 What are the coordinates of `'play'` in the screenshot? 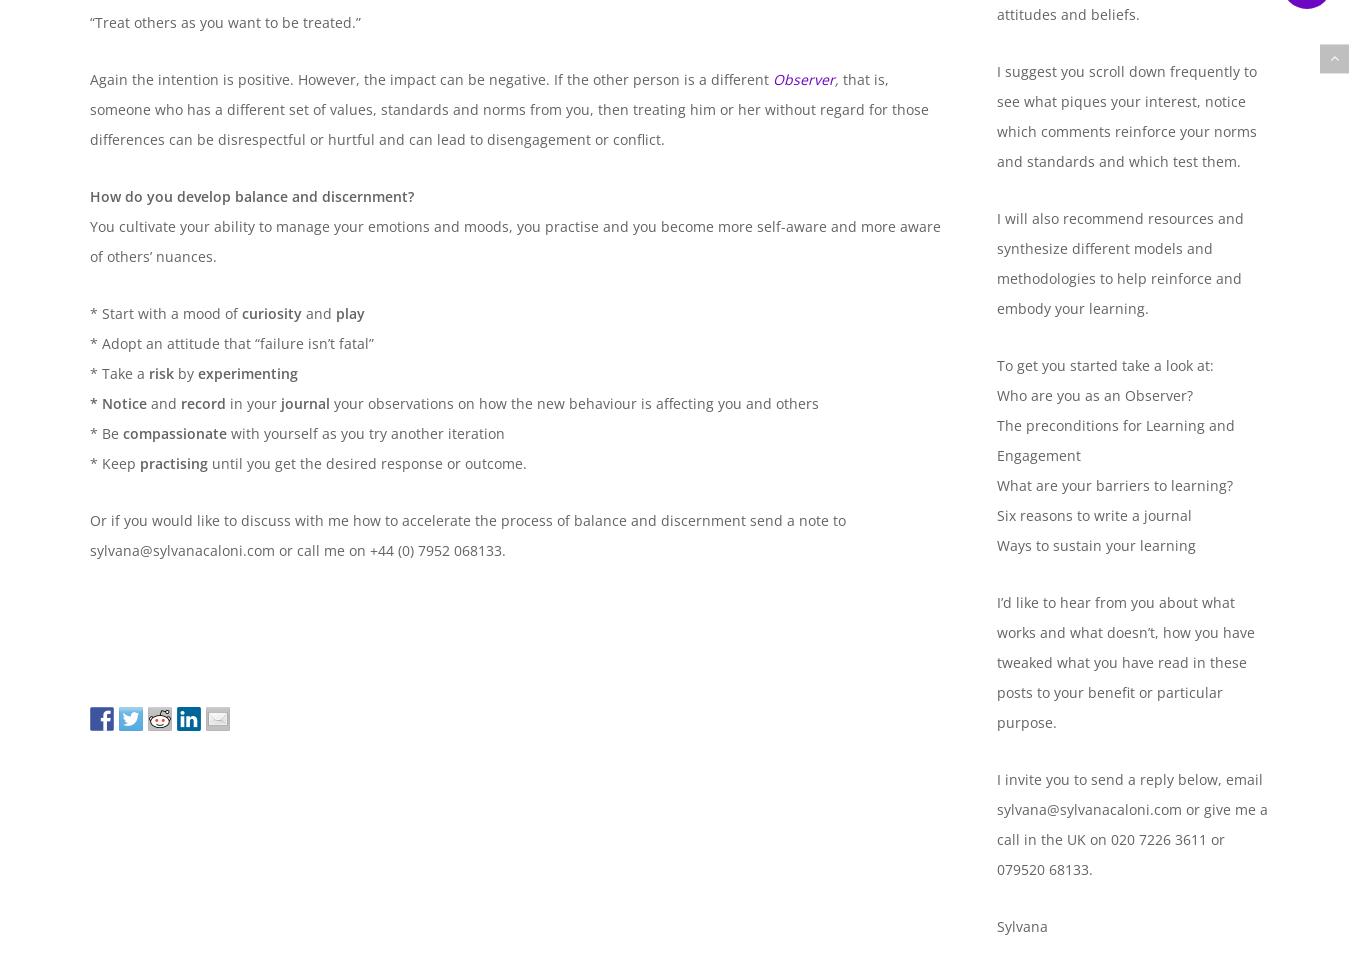 It's located at (347, 313).